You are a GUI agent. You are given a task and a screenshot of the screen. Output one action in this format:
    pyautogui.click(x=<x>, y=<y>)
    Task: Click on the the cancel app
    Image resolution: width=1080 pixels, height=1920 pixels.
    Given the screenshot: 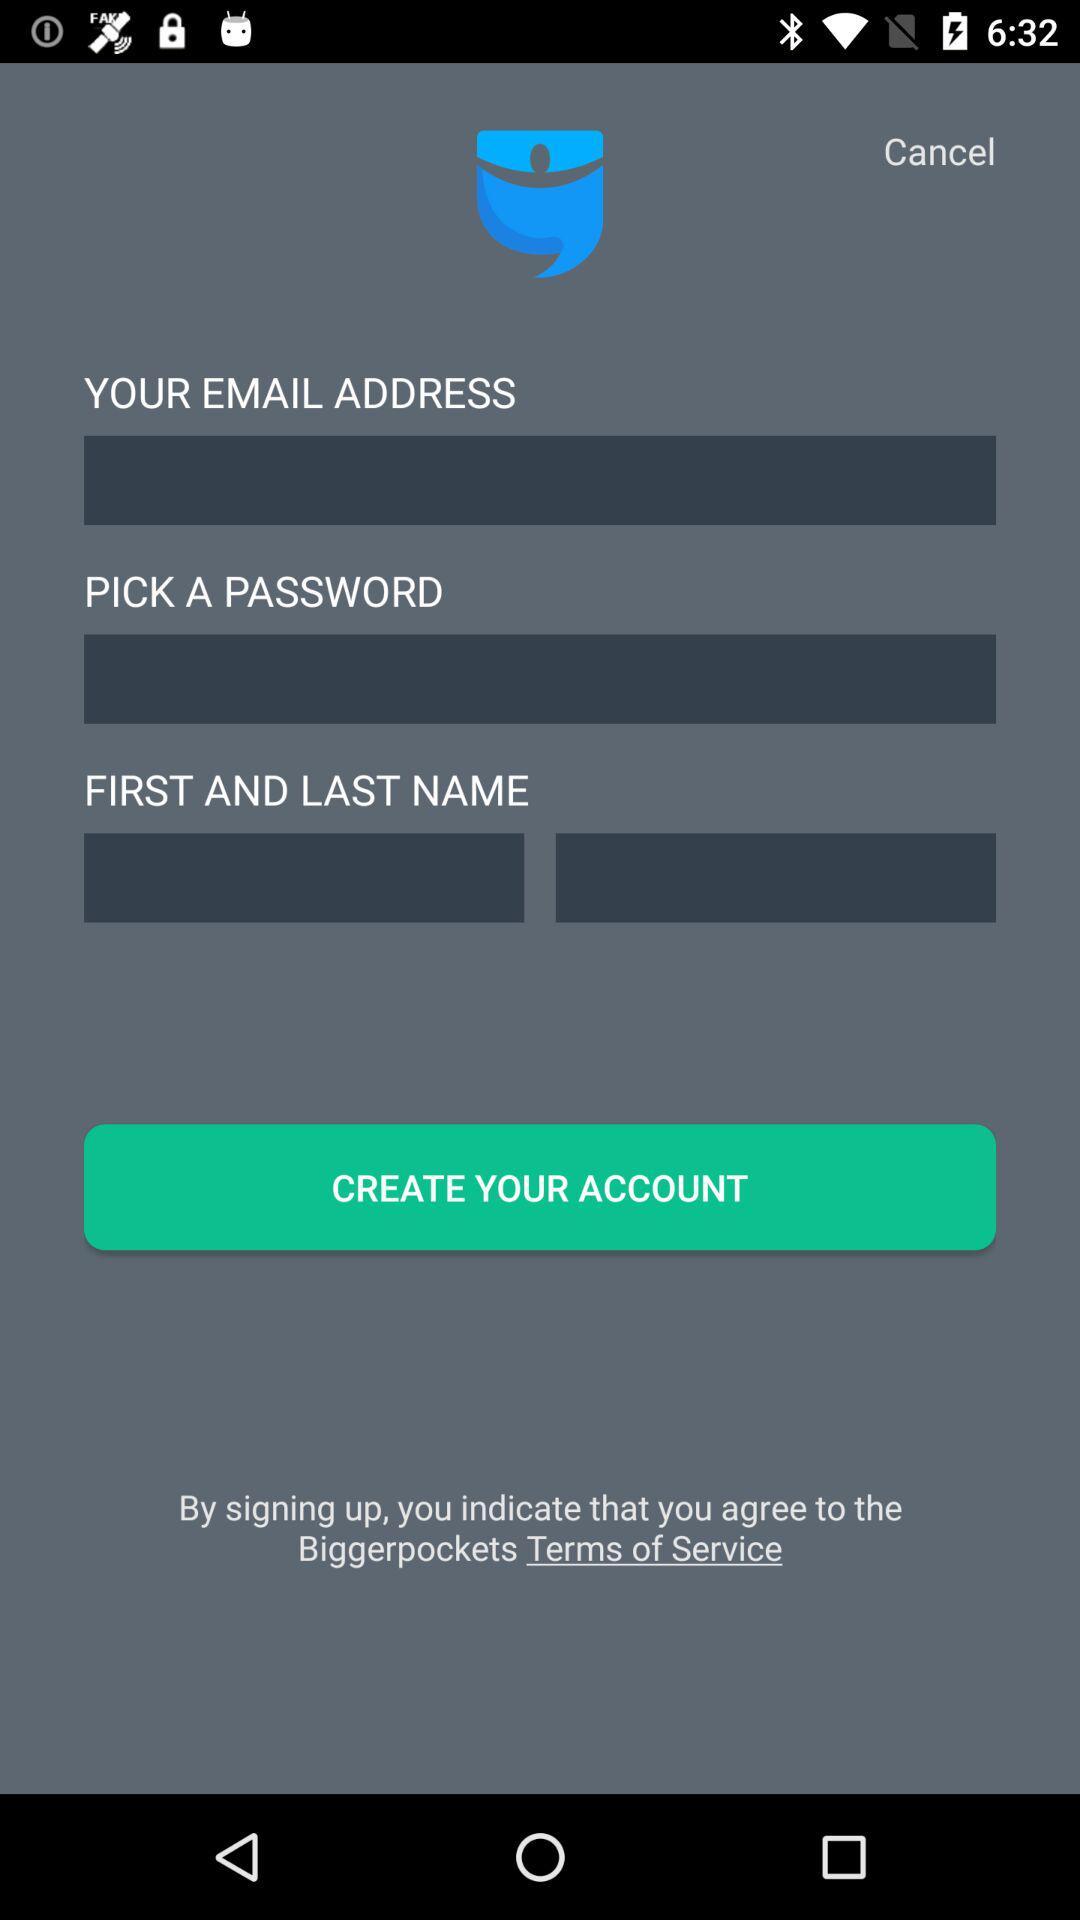 What is the action you would take?
    pyautogui.click(x=939, y=149)
    